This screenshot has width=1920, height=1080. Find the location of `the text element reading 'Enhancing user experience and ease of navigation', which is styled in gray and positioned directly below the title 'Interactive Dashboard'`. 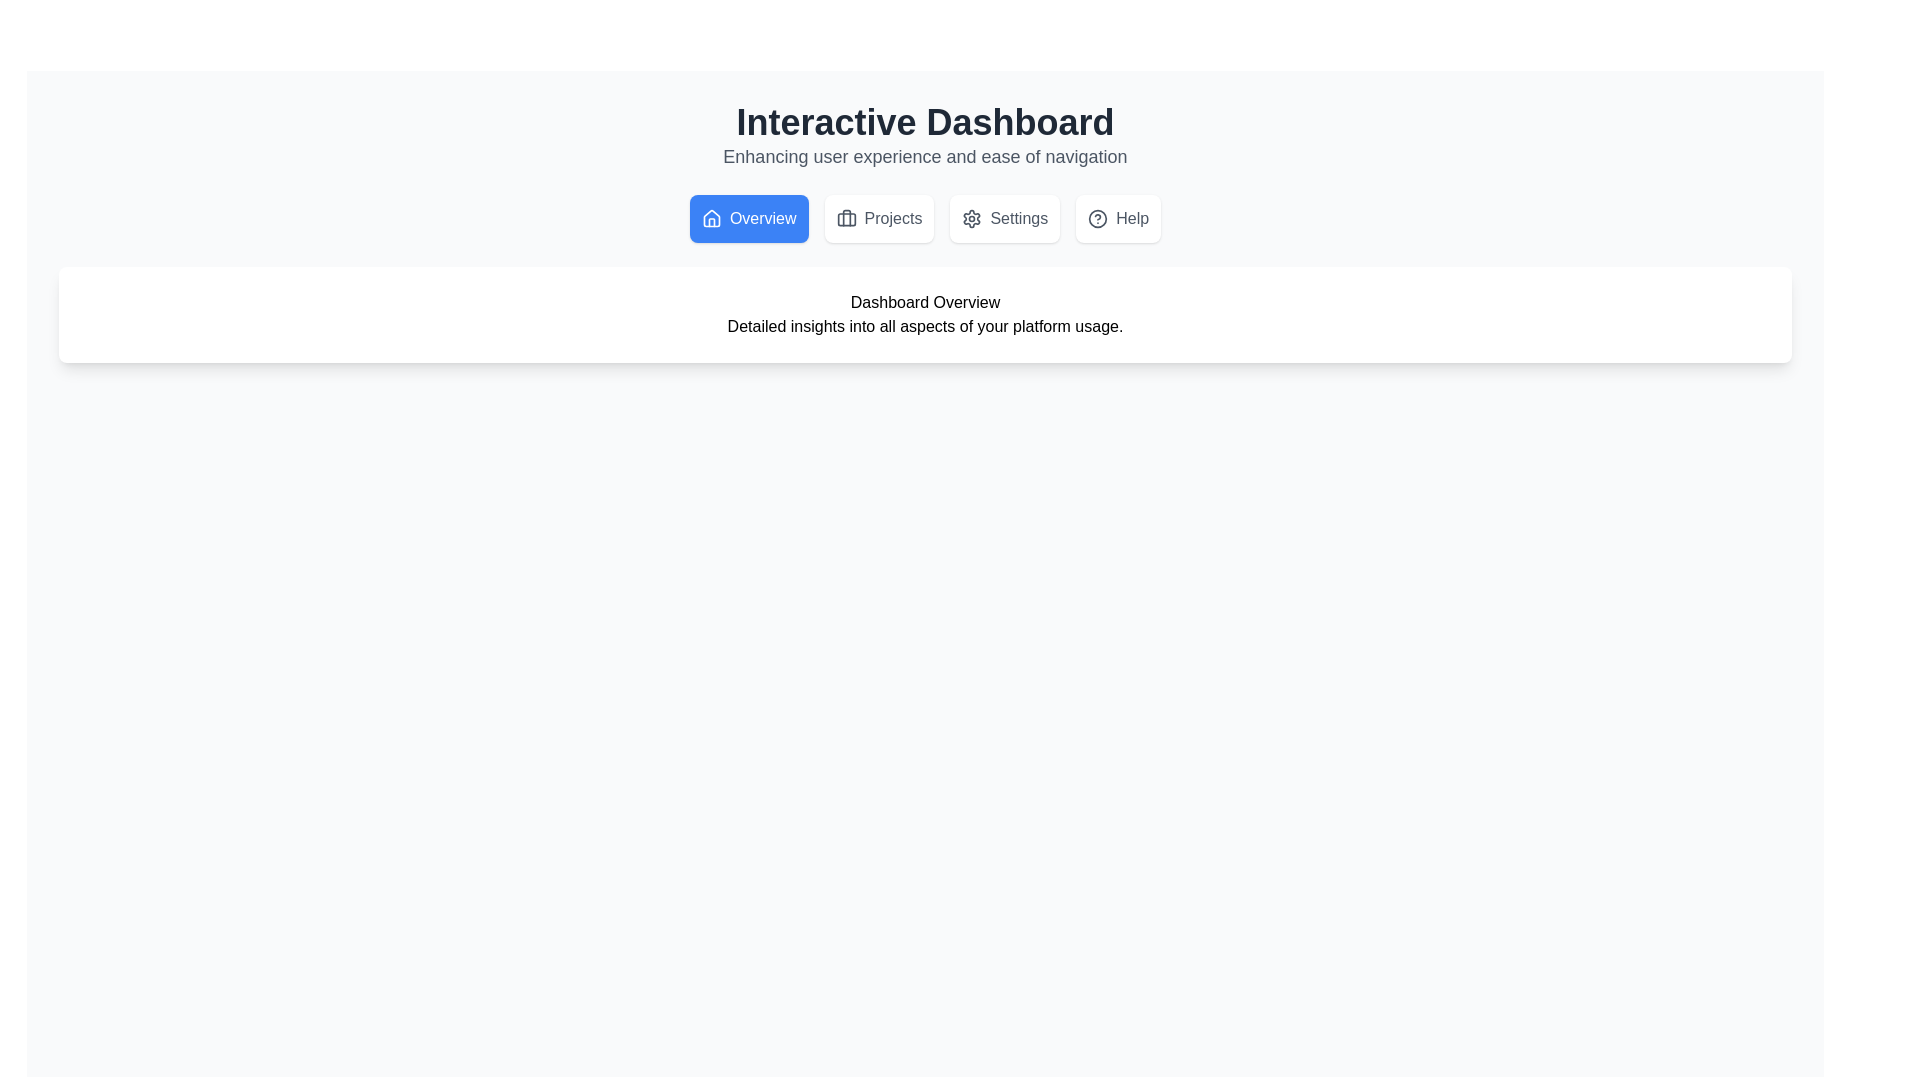

the text element reading 'Enhancing user experience and ease of navigation', which is styled in gray and positioned directly below the title 'Interactive Dashboard' is located at coordinates (924, 156).